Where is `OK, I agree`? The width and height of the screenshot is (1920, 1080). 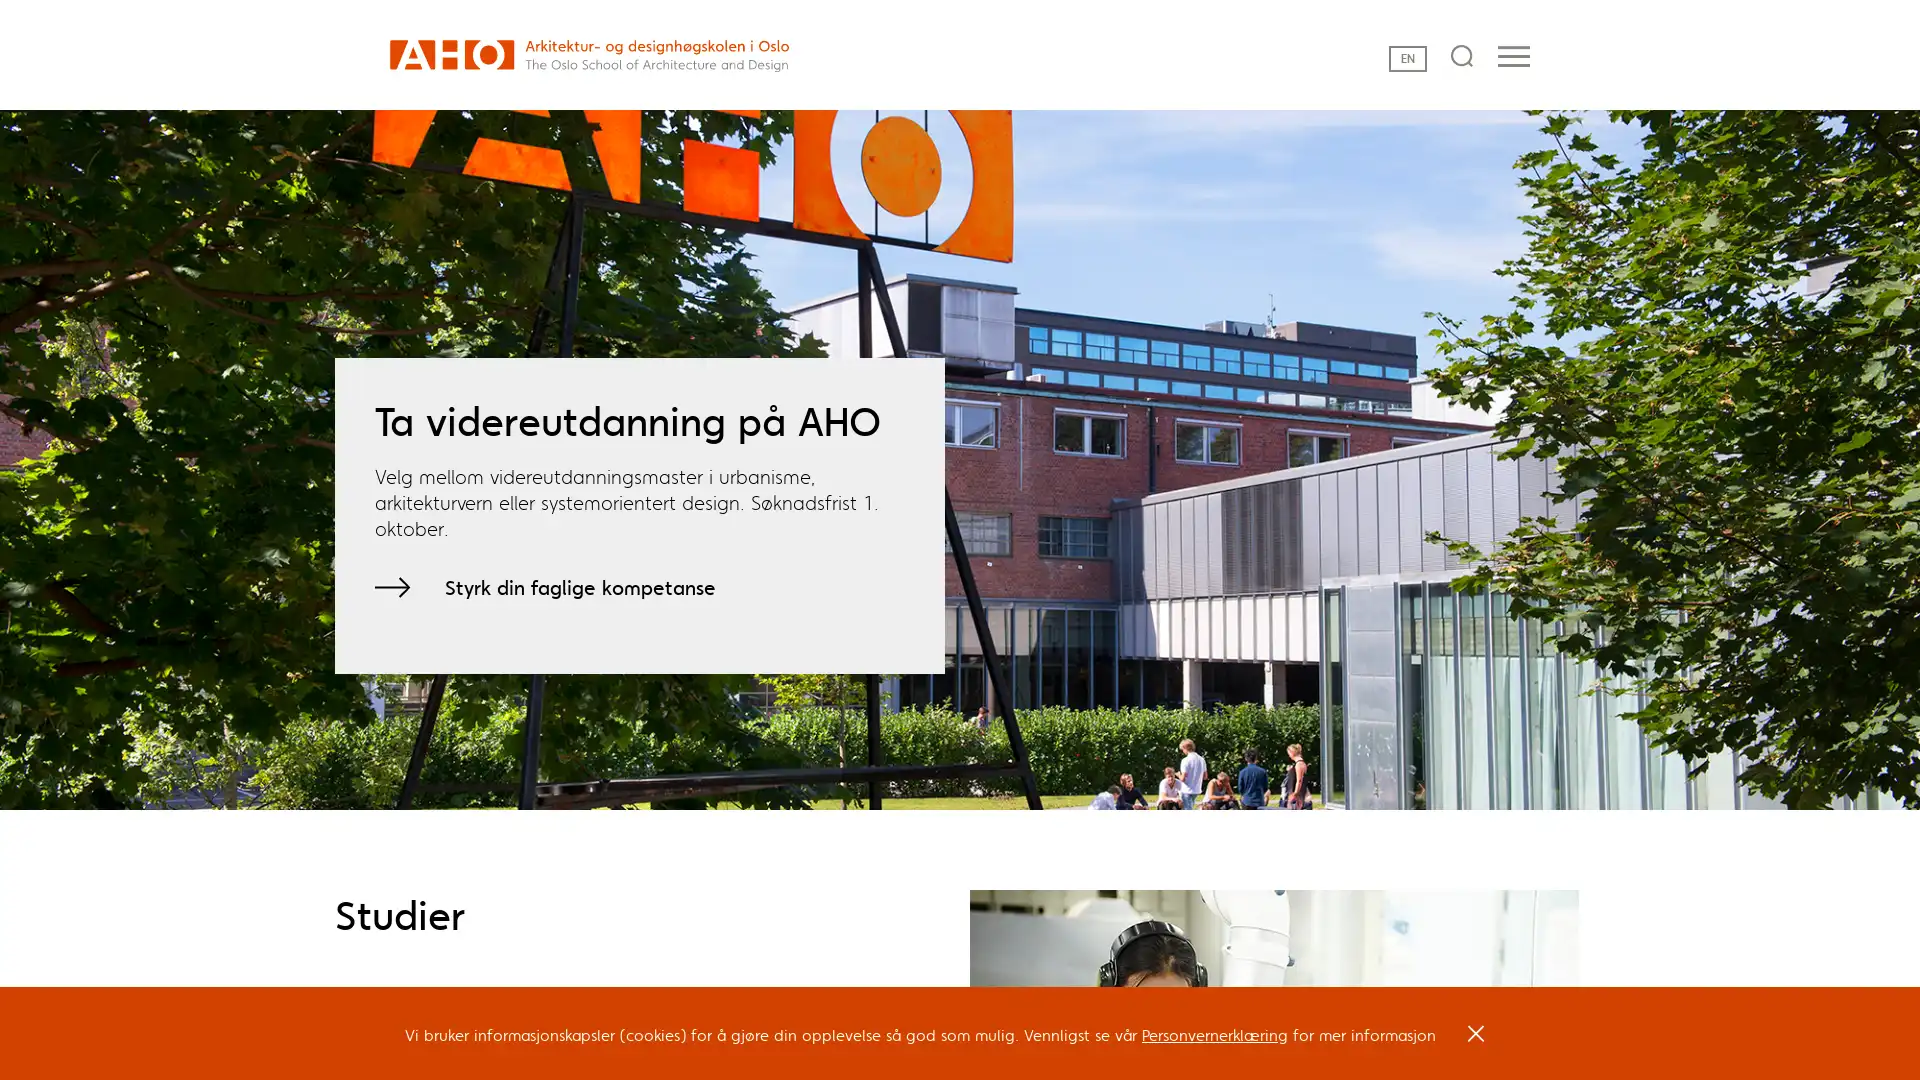
OK, I agree is located at coordinates (1476, 1040).